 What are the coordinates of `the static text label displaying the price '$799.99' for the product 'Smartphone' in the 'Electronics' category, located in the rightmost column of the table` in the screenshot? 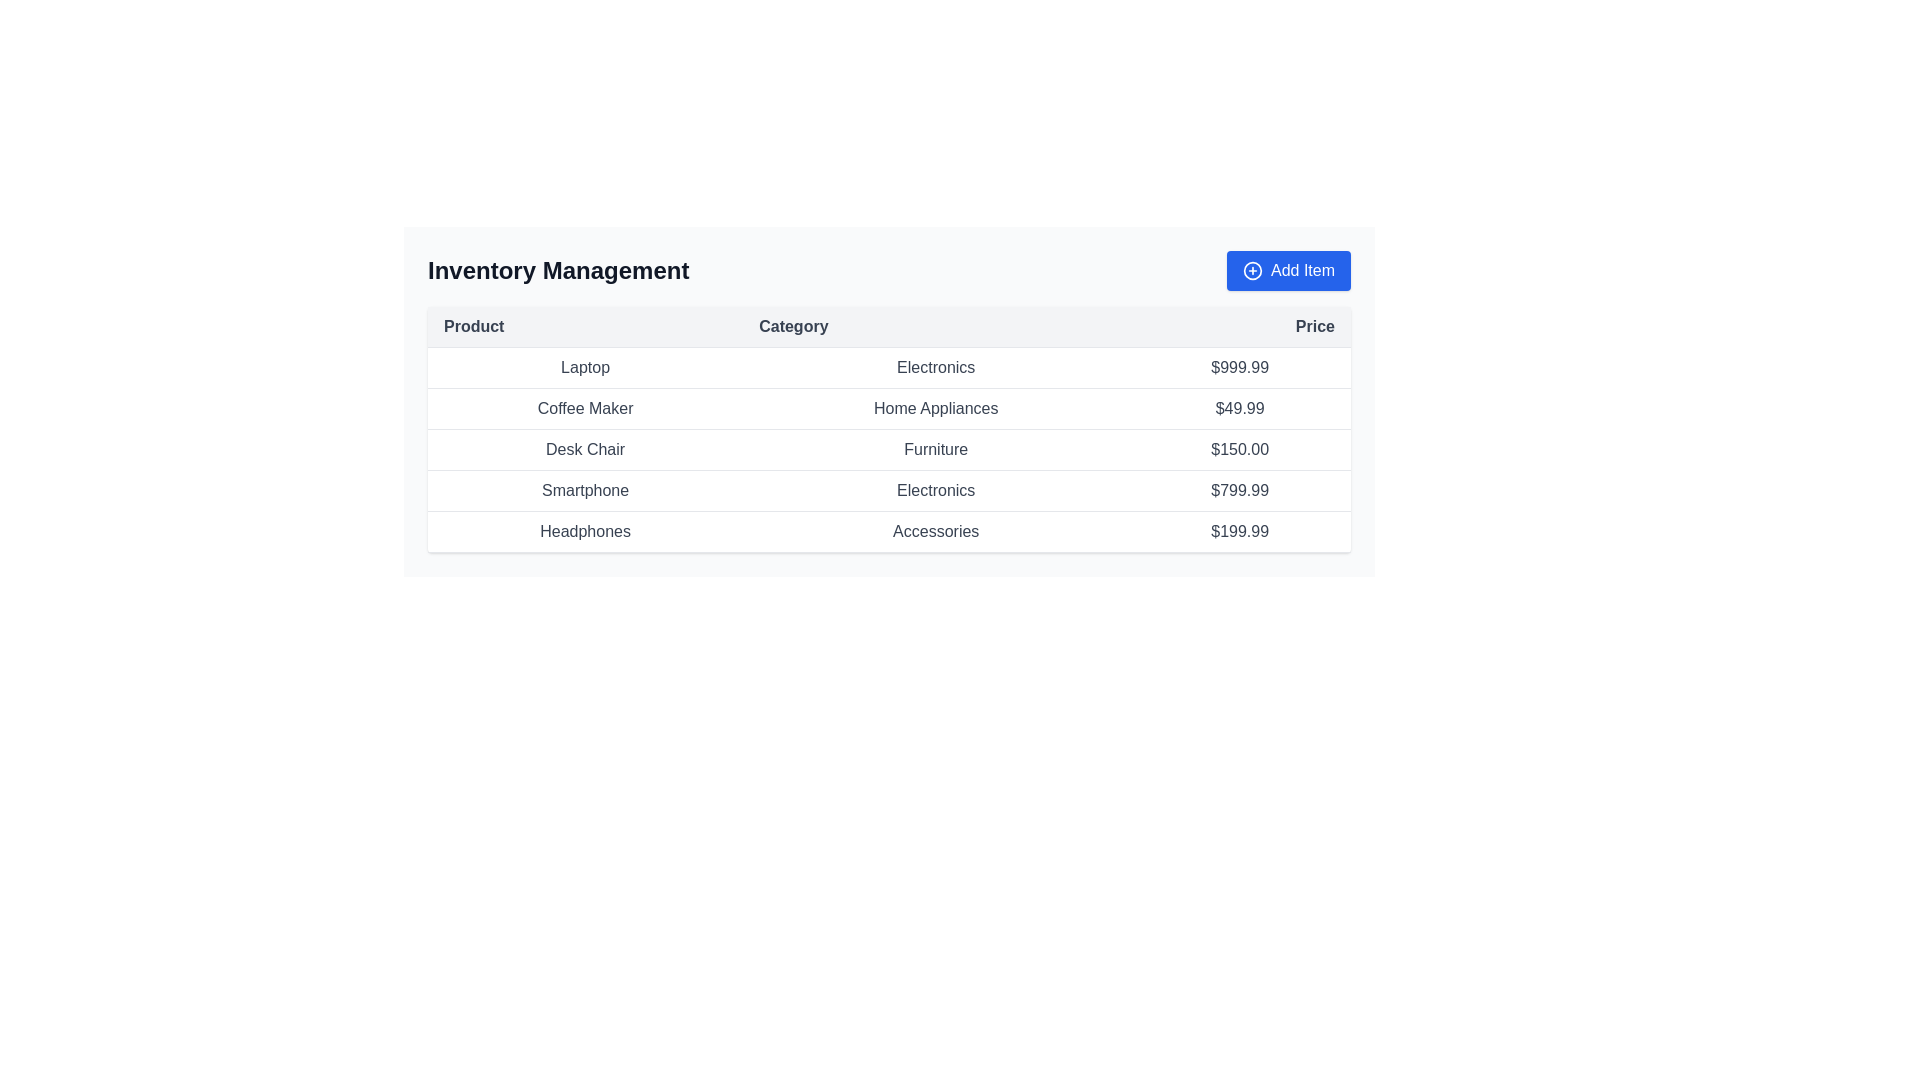 It's located at (1239, 490).